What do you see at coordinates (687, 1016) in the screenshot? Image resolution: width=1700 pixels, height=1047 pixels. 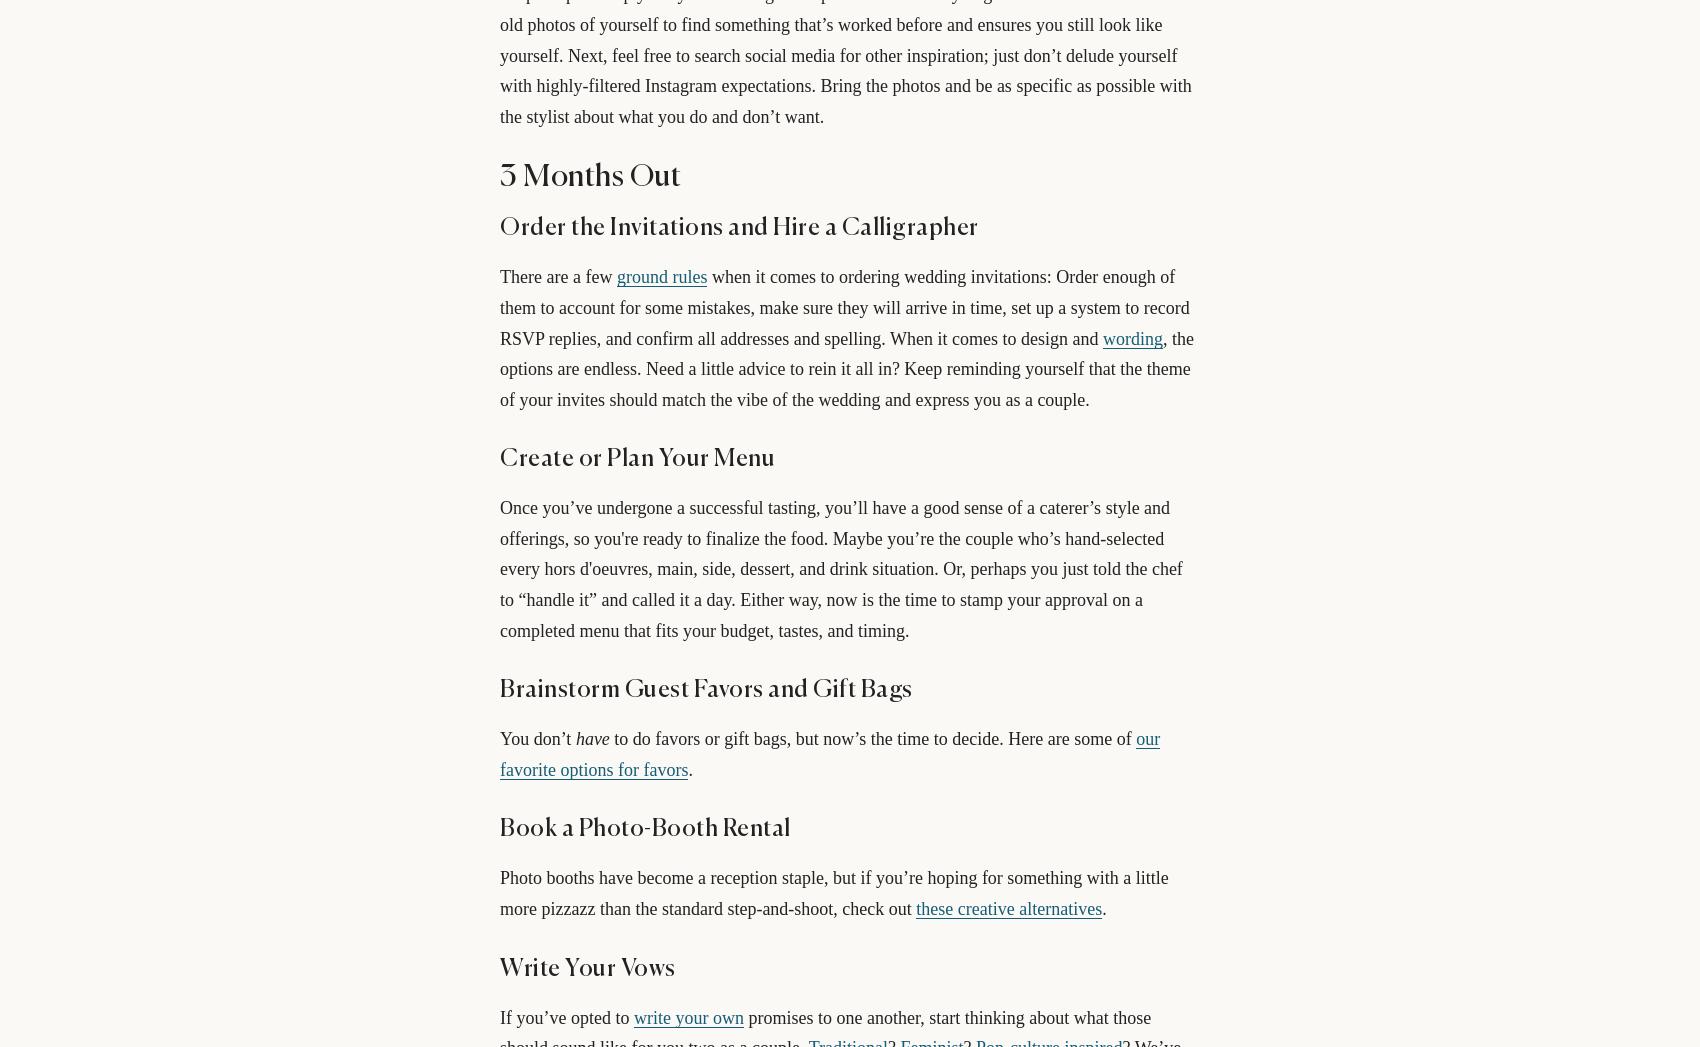 I see `'write your own'` at bounding box center [687, 1016].